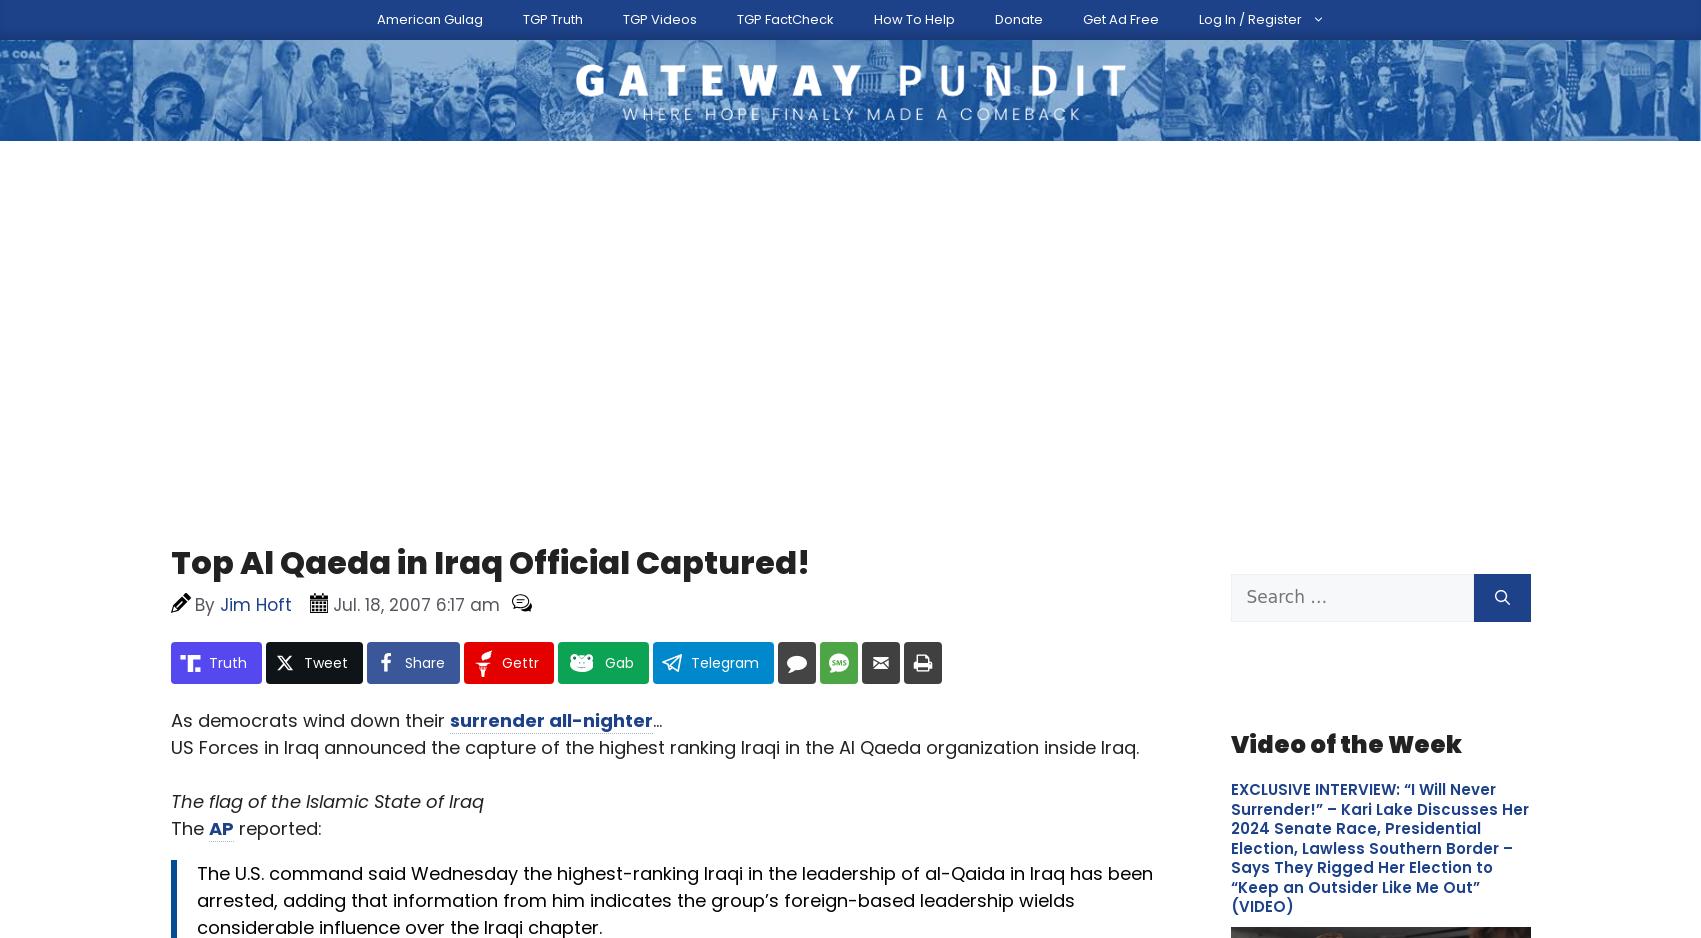  Describe the element at coordinates (226, 698) in the screenshot. I see `'You can'` at that location.